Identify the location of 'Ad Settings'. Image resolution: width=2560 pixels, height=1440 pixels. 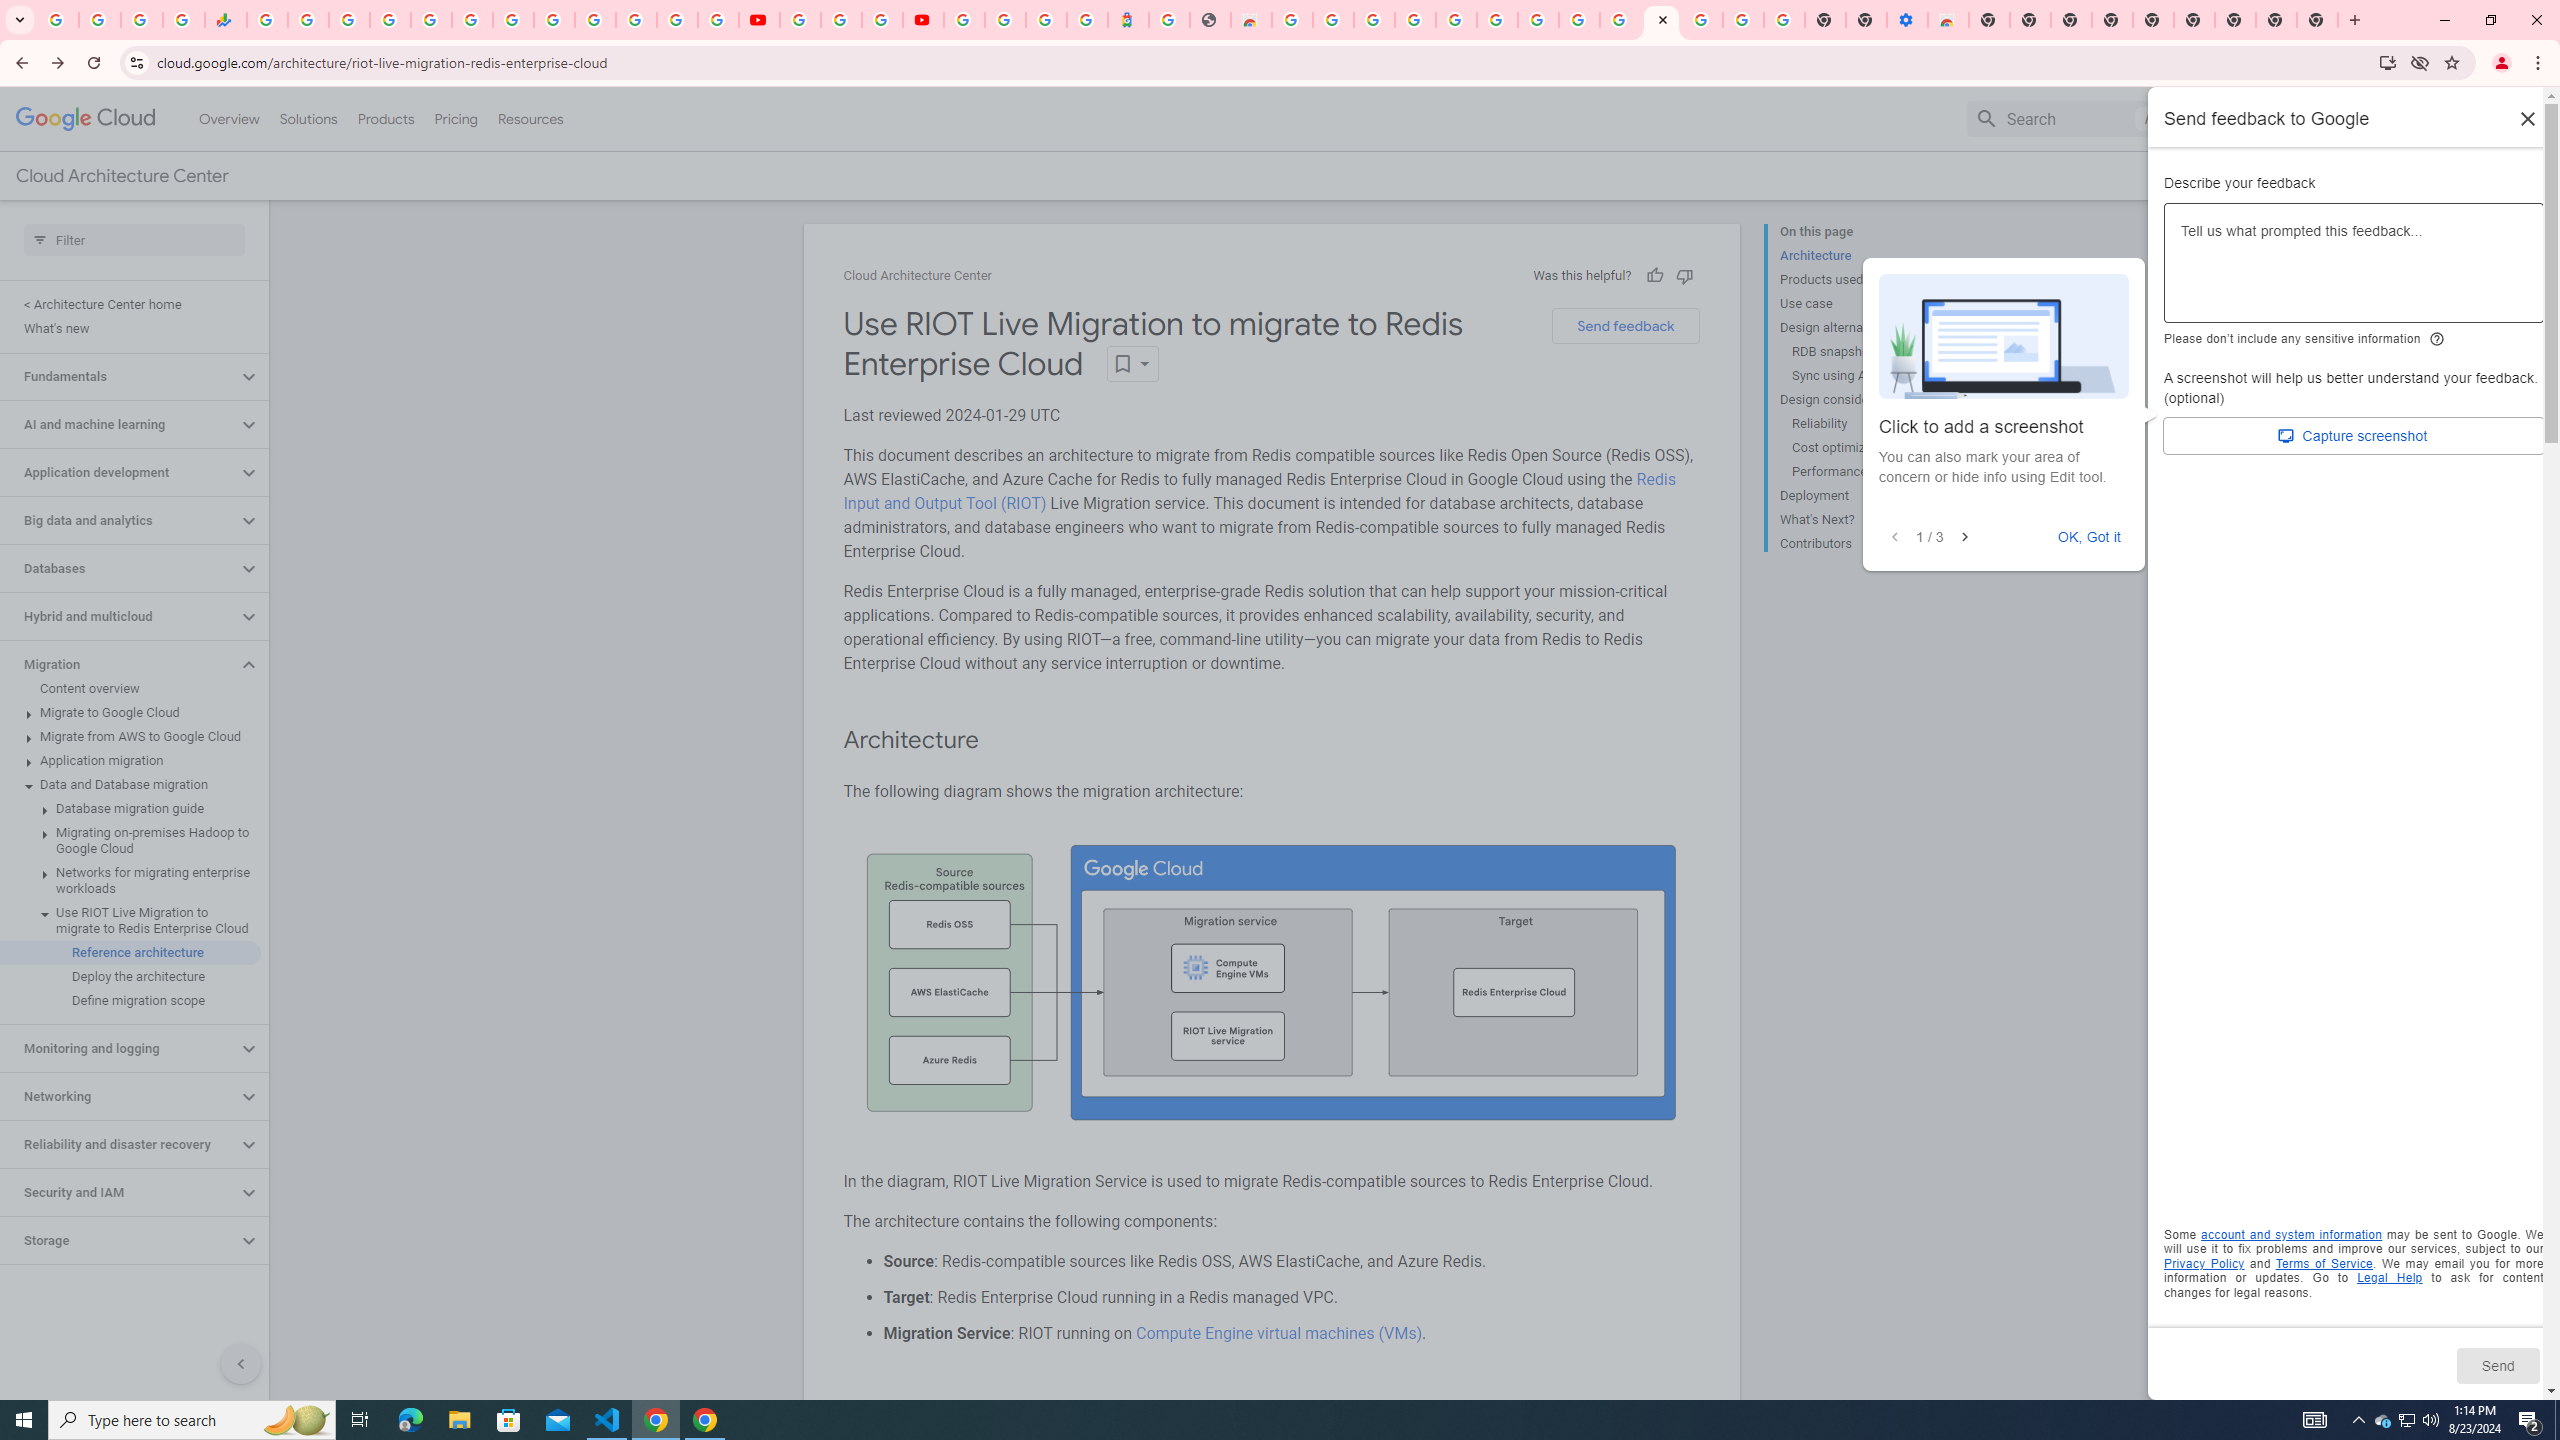
(1414, 19).